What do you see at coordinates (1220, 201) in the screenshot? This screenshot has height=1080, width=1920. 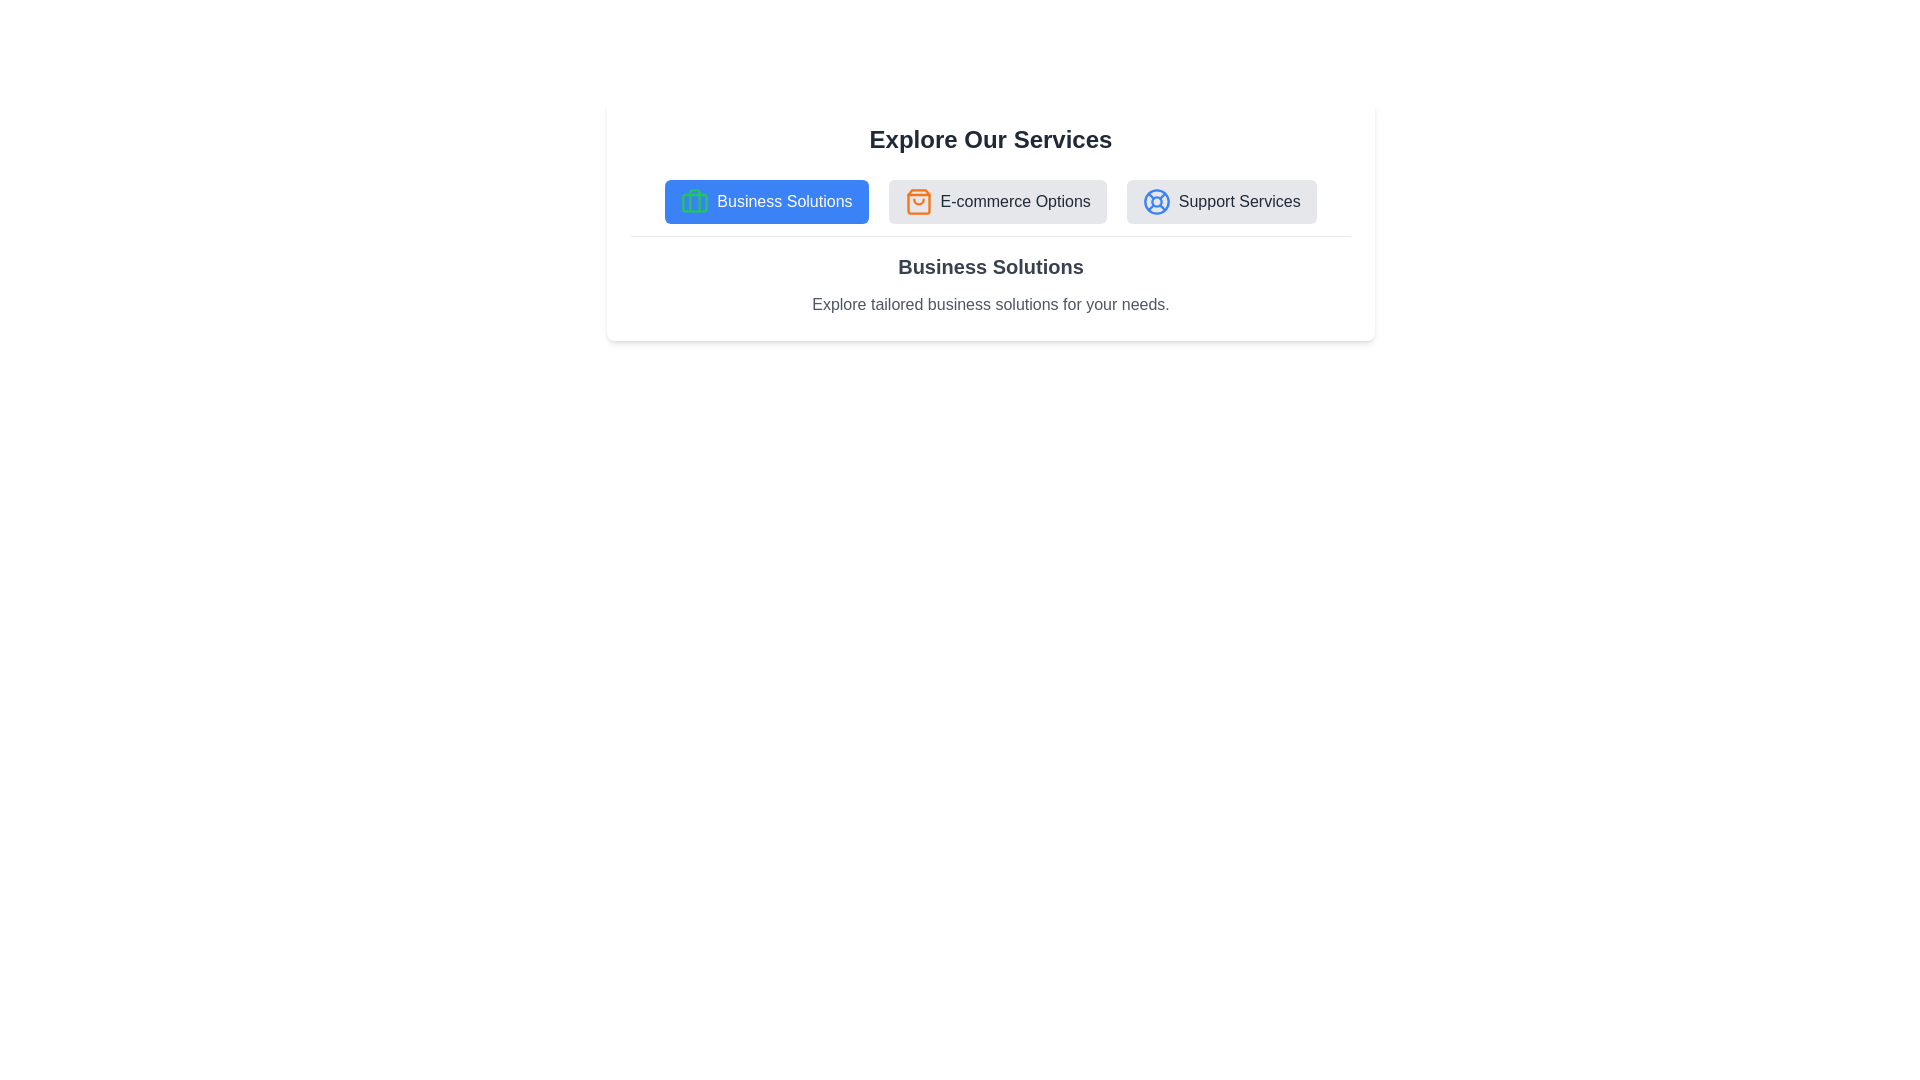 I see `the tab corresponding to Support Services` at bounding box center [1220, 201].